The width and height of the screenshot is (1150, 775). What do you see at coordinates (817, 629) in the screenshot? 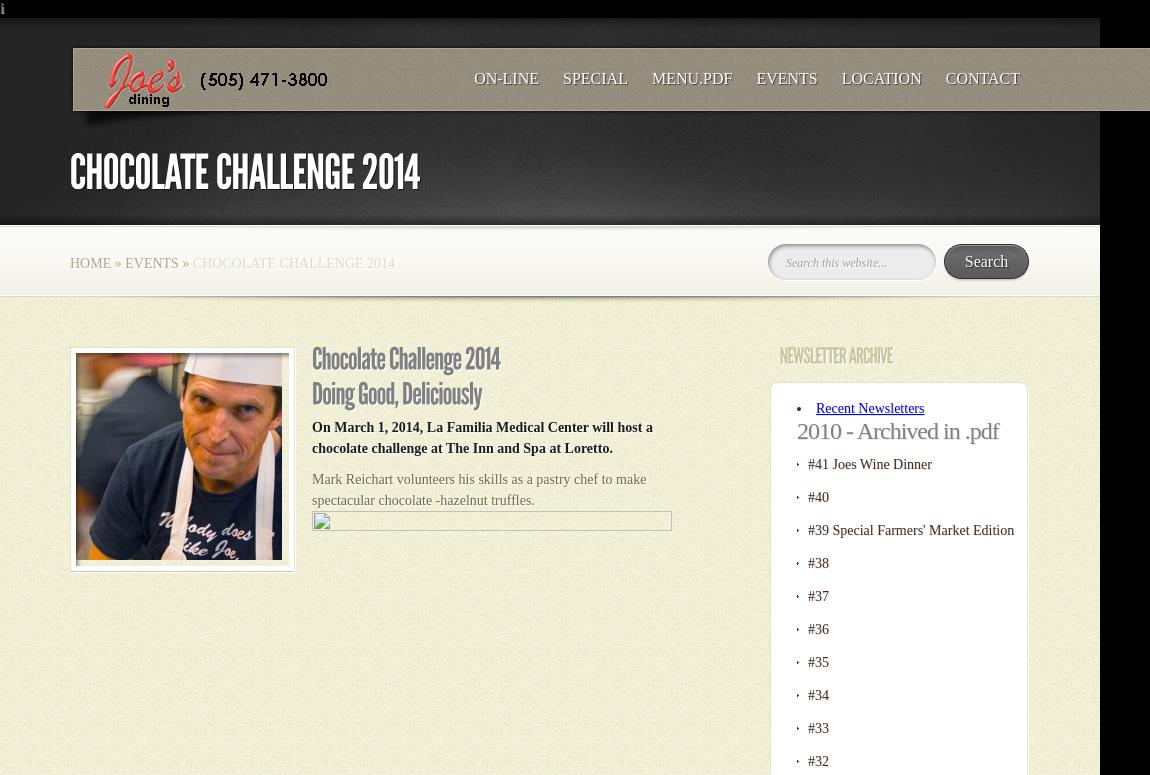
I see `'#36'` at bounding box center [817, 629].